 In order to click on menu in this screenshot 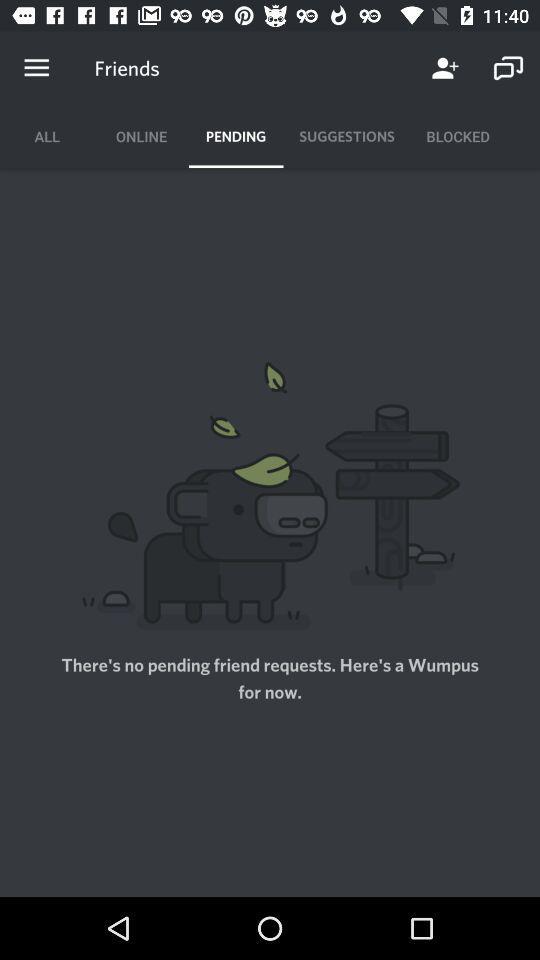, I will do `click(36, 68)`.